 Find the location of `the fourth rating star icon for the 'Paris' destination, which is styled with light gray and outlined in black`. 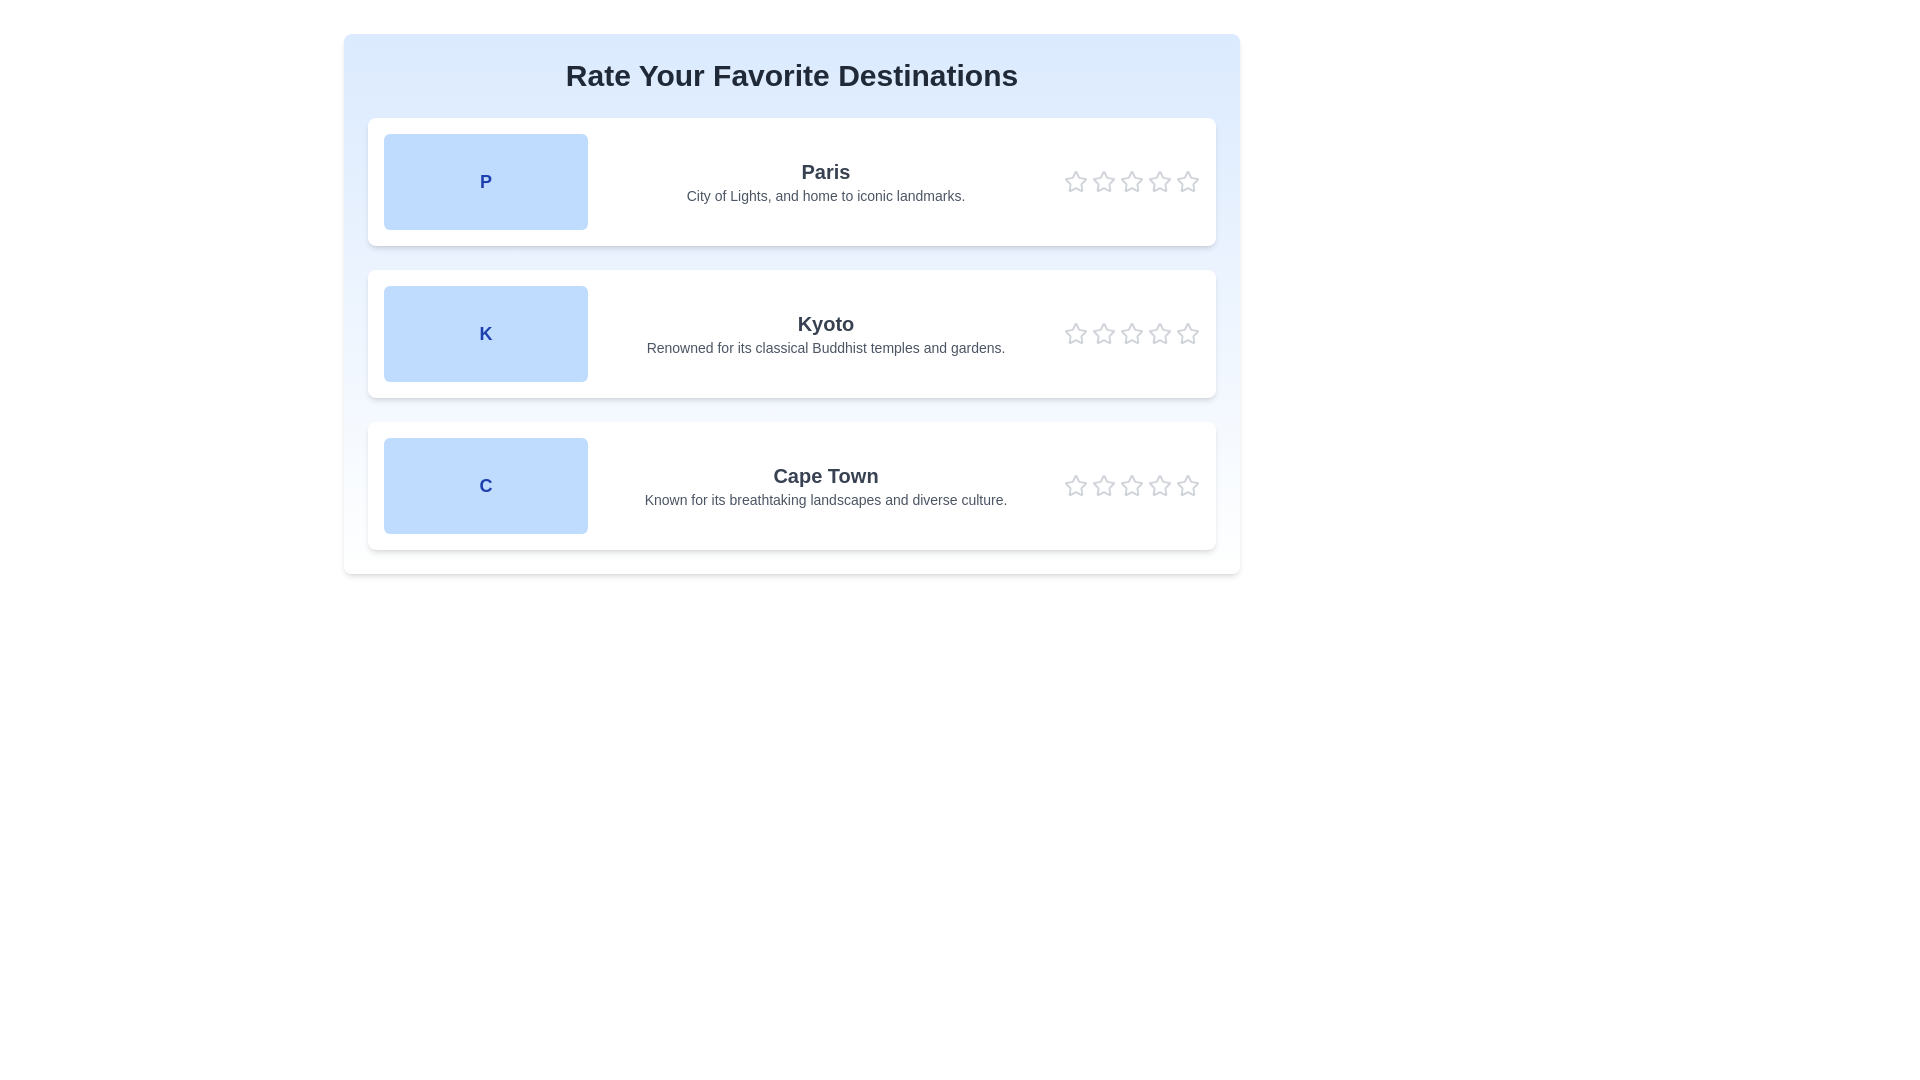

the fourth rating star icon for the 'Paris' destination, which is styled with light gray and outlined in black is located at coordinates (1132, 181).